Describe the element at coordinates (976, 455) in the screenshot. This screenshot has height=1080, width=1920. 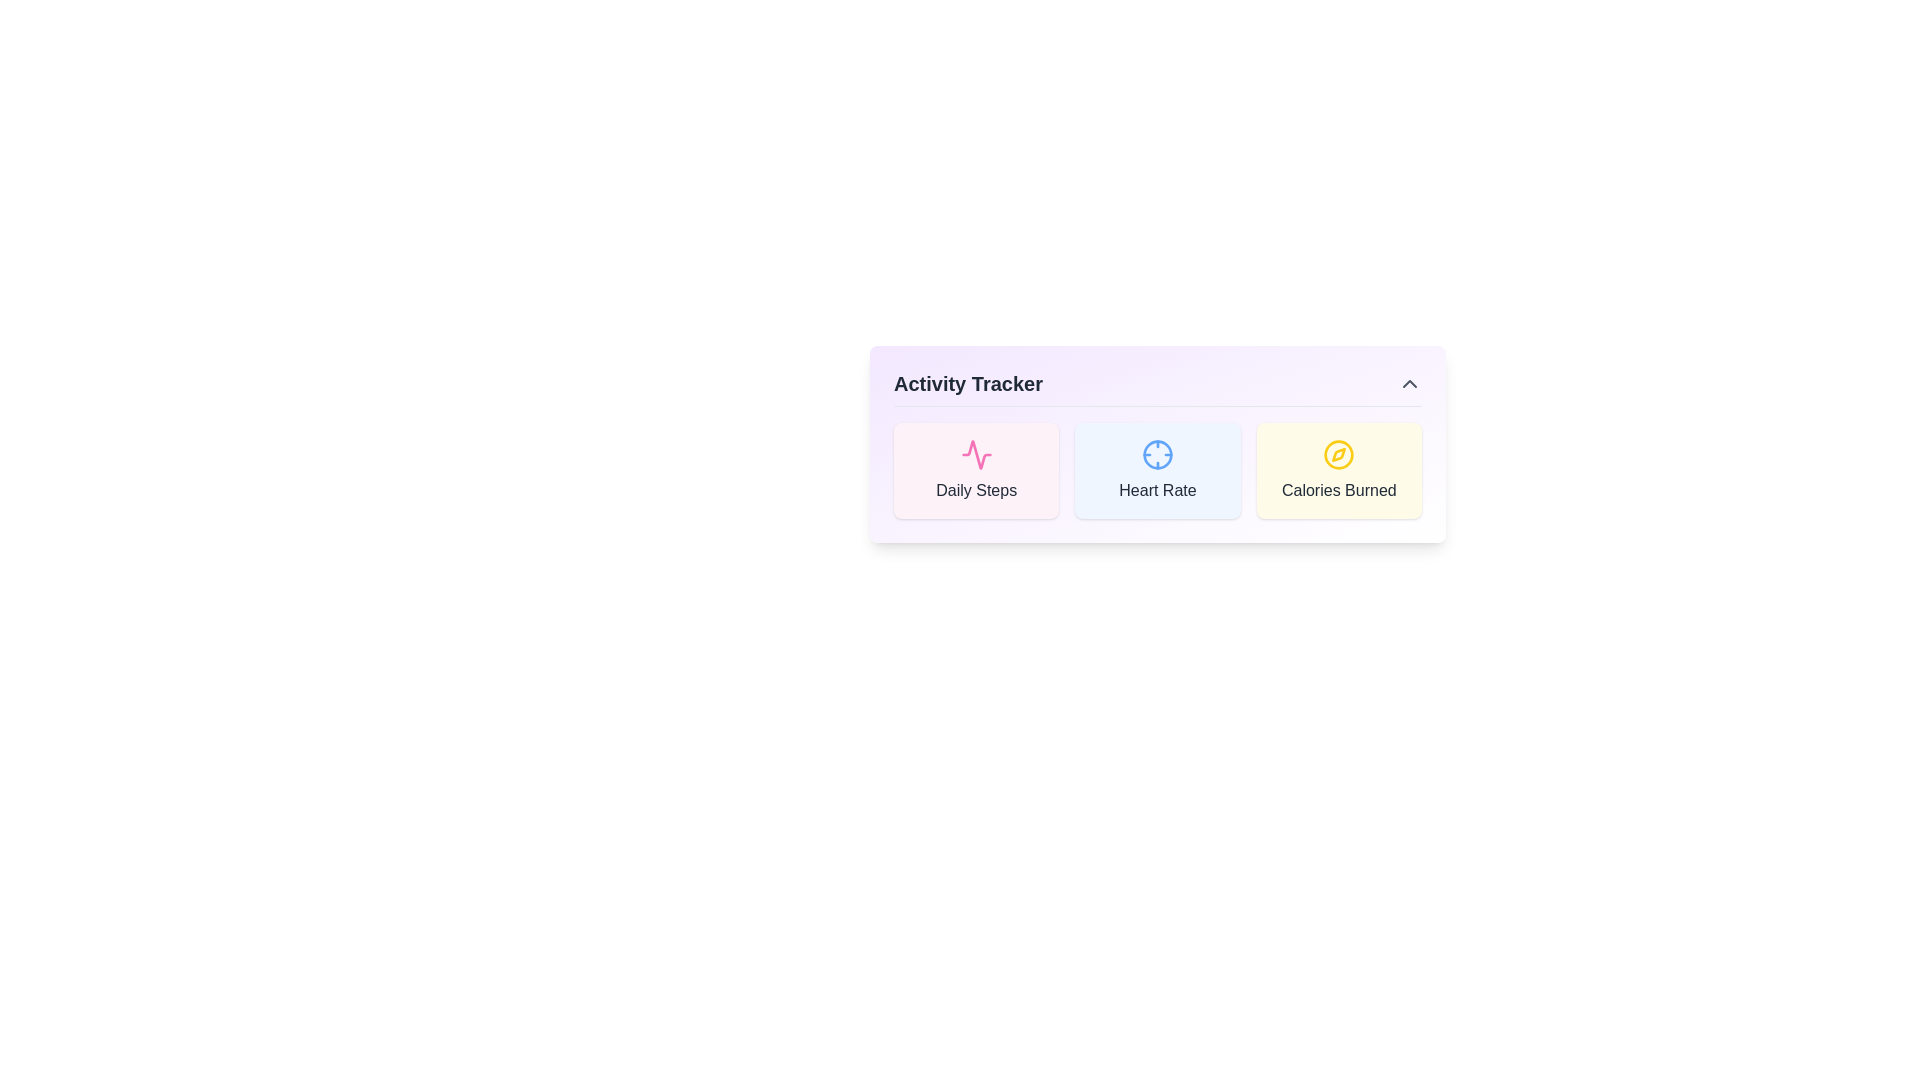
I see `the activity tracking icon located within the 'Daily Steps' card, which is the first card under the 'Activity Tracker' section` at that location.